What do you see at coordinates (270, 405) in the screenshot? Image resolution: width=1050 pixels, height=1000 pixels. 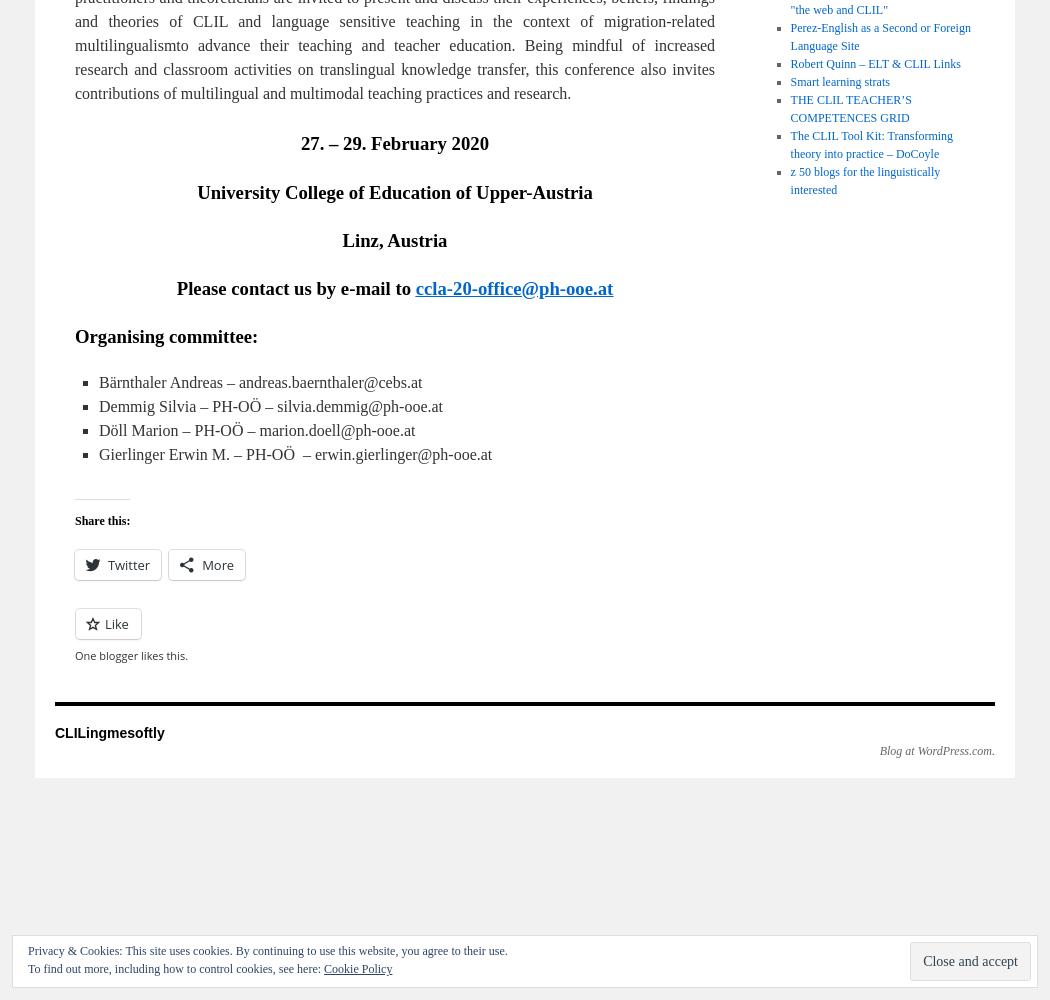 I see `'Demmig Silvia – PH-OÖ – silvia.demmig@ph-ooe.at'` at bounding box center [270, 405].